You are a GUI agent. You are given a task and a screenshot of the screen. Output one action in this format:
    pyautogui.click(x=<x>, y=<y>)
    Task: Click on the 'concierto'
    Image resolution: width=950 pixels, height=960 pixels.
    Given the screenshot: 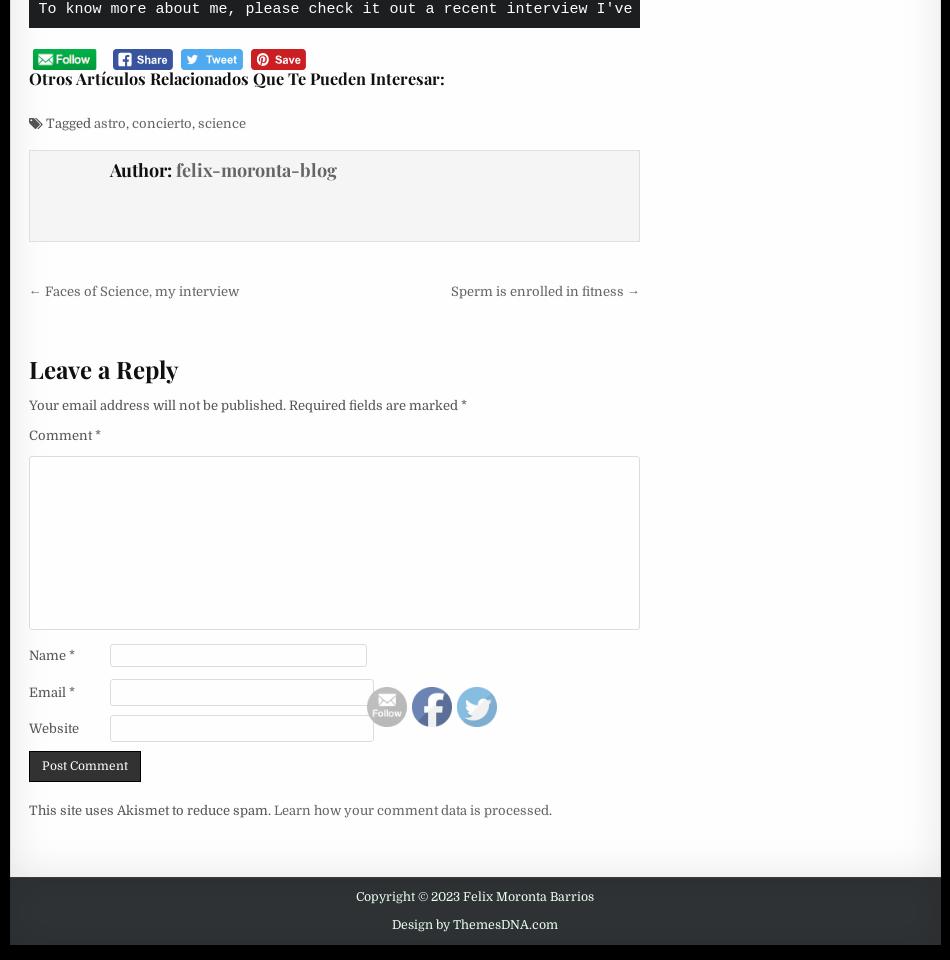 What is the action you would take?
    pyautogui.click(x=161, y=121)
    